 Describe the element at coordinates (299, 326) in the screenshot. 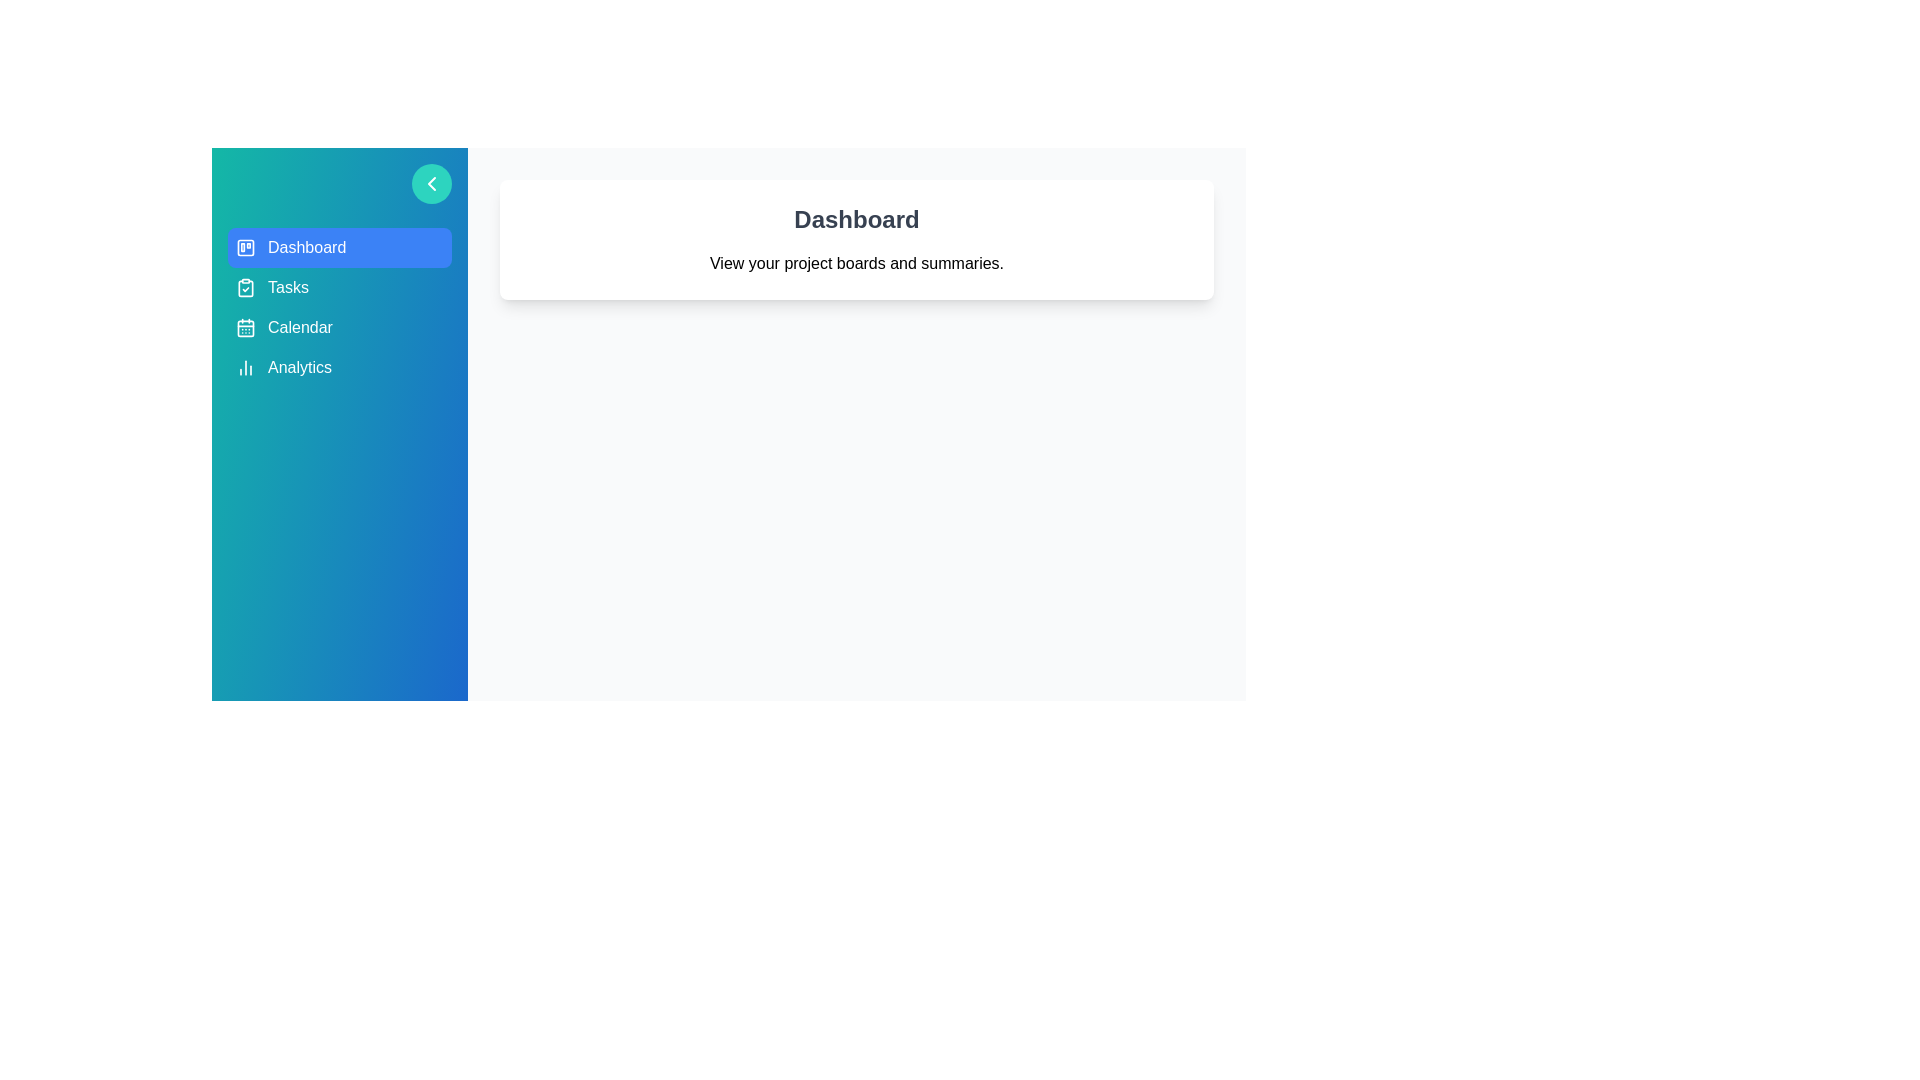

I see `the text label displaying 'Calendar' which is the third item in the sidebar menu on the left side of the interface` at that location.